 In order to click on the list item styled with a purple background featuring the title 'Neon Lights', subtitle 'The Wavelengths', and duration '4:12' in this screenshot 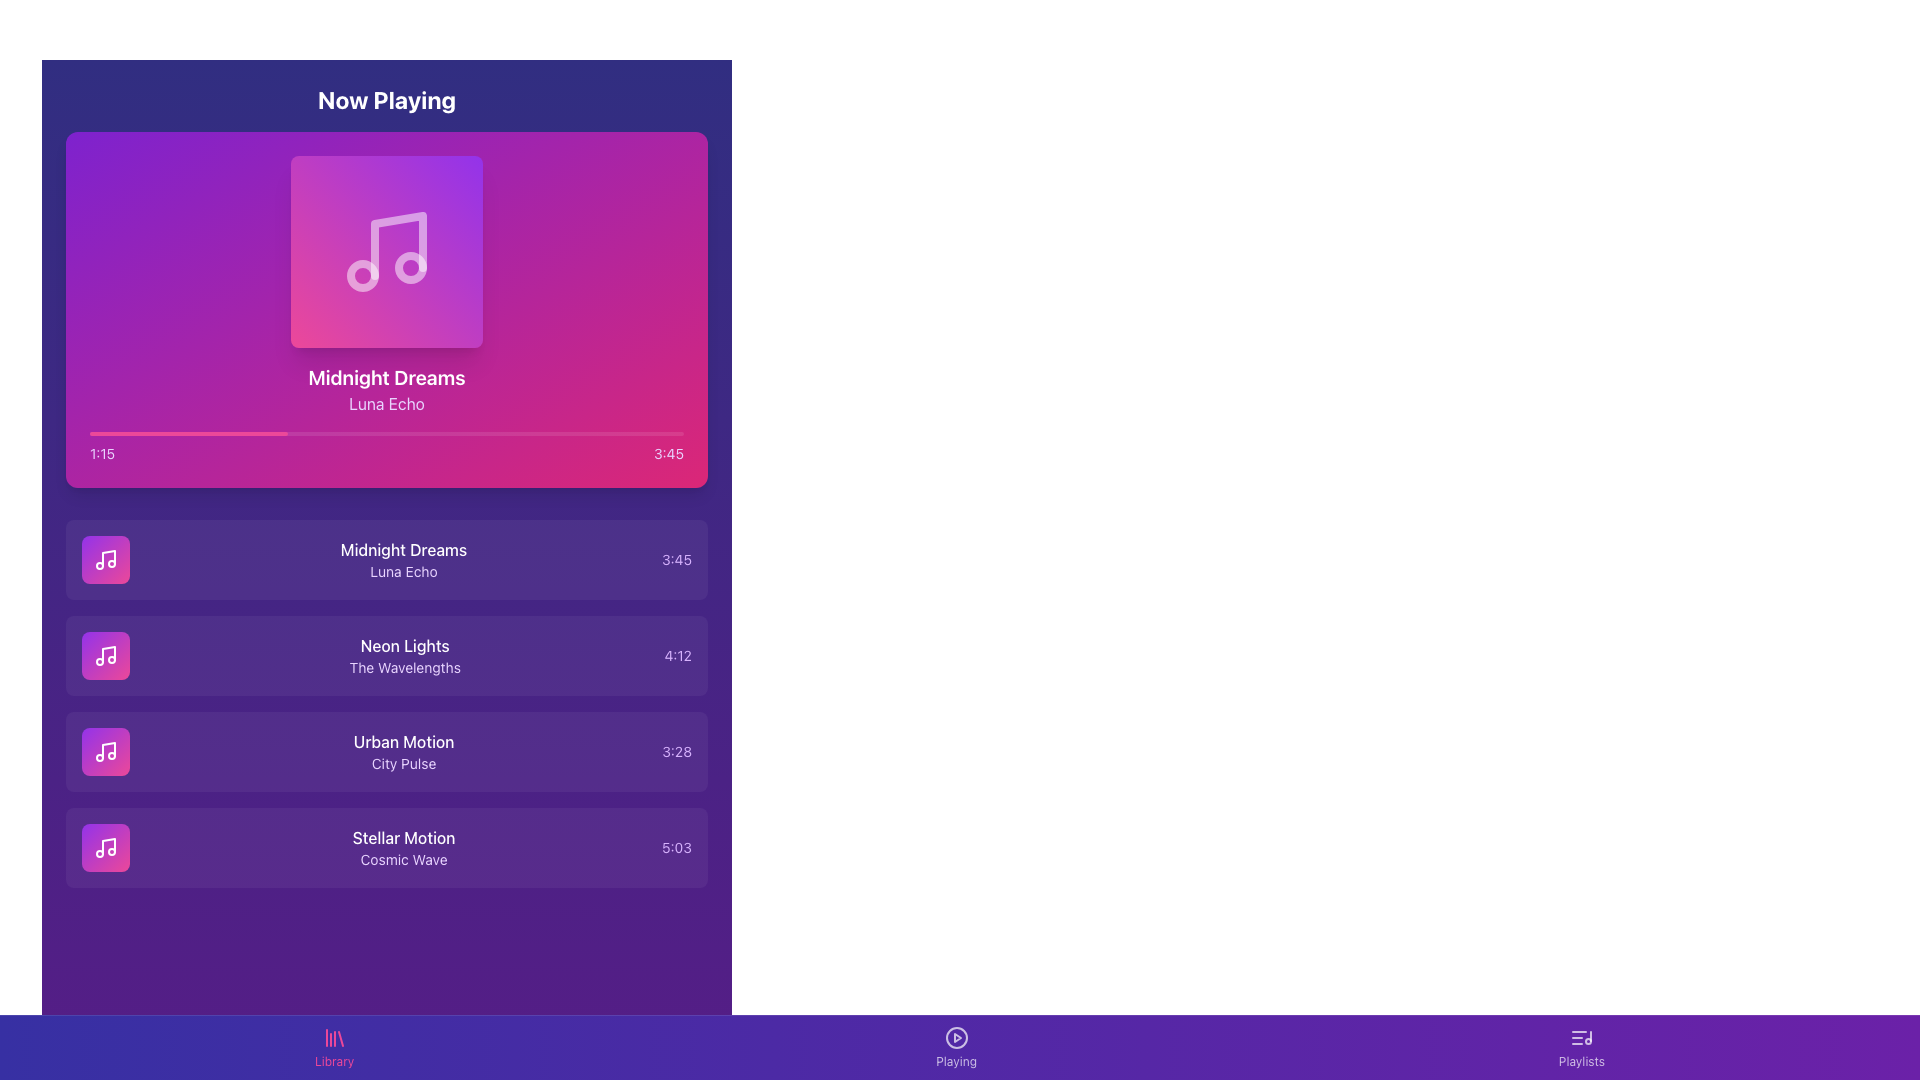, I will do `click(387, 655)`.